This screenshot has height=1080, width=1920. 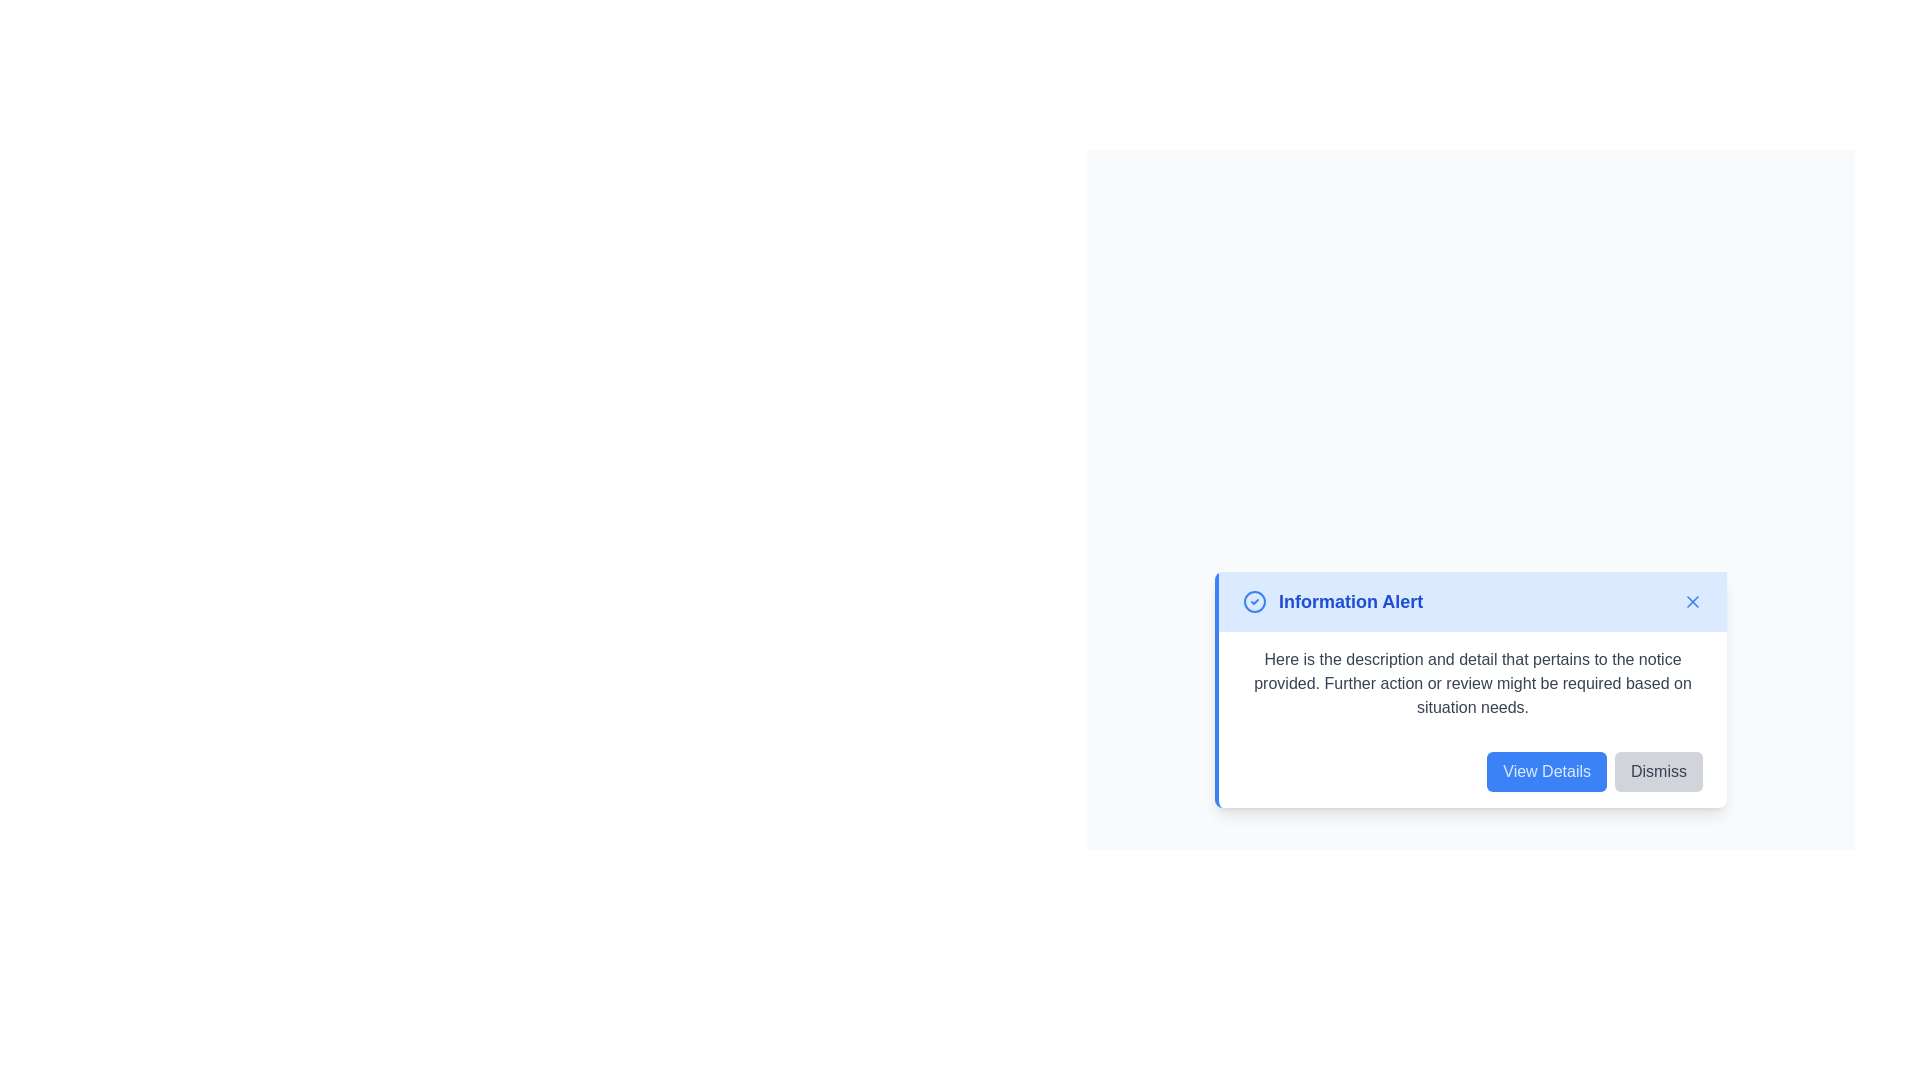 What do you see at coordinates (1473, 682) in the screenshot?
I see `the descriptive text styled with a gray font color that reads: 'Here is the description and detail that pertains to the notice provided. Further action or review might be required based on situation needs.' This text is located within the alert box beneath the 'Information Alert' header and above the 'View Details' and 'Dismiss' buttons` at bounding box center [1473, 682].